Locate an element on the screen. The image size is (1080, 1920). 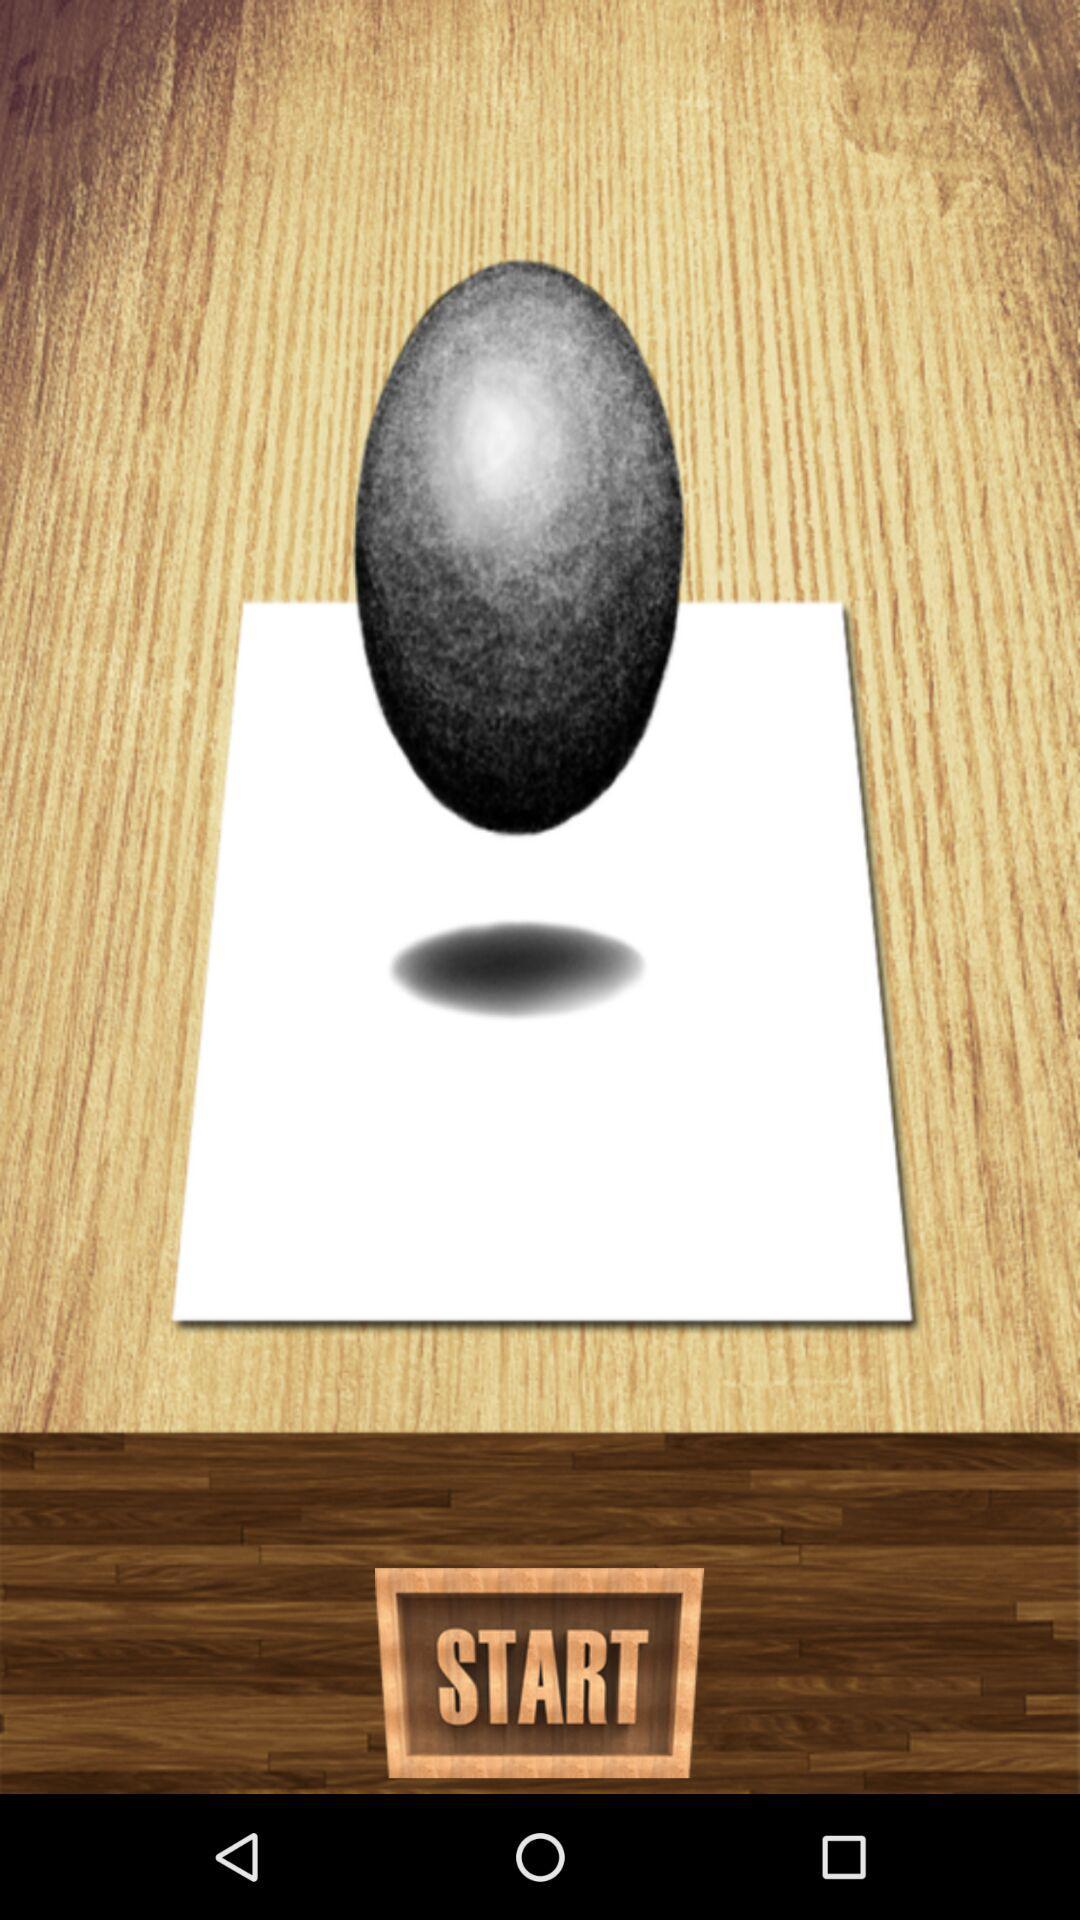
start is located at coordinates (538, 1673).